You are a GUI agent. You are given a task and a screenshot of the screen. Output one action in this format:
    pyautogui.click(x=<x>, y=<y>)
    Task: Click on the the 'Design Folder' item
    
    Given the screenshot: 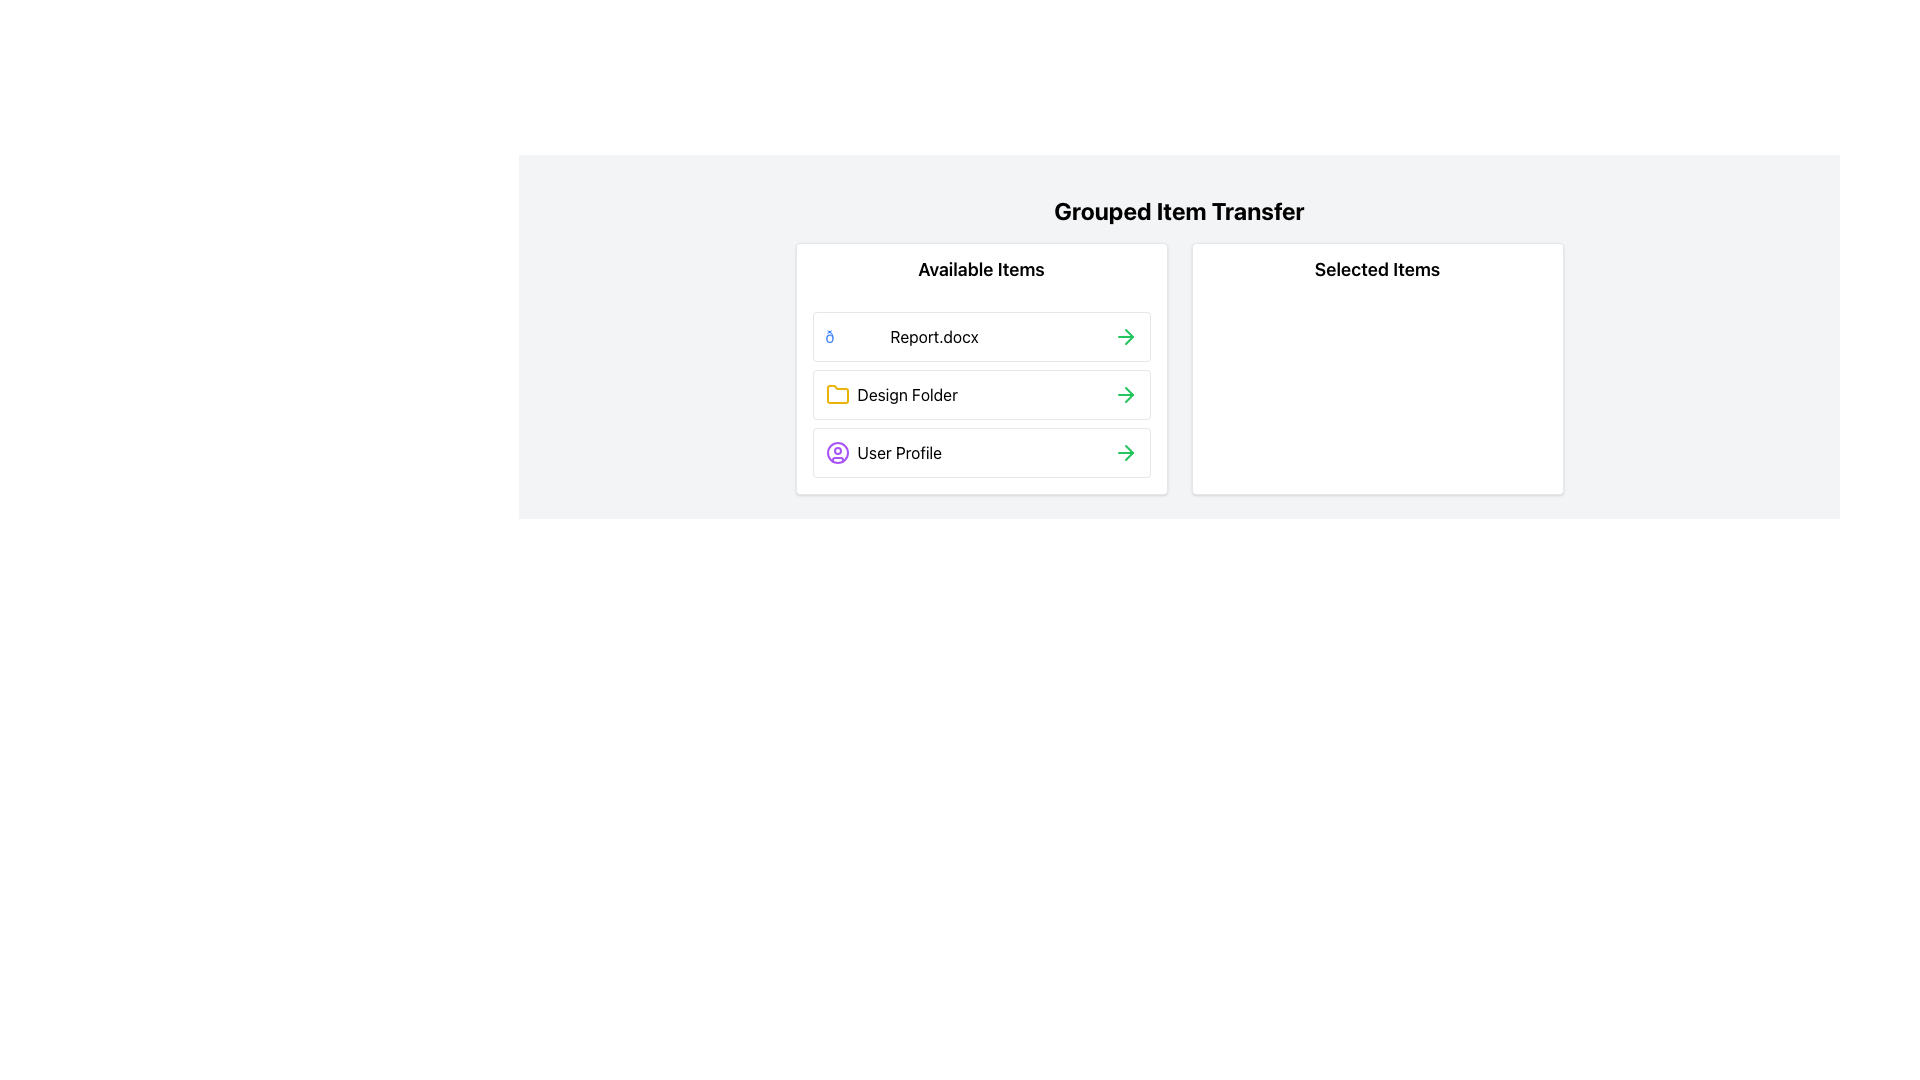 What is the action you would take?
    pyautogui.click(x=890, y=394)
    